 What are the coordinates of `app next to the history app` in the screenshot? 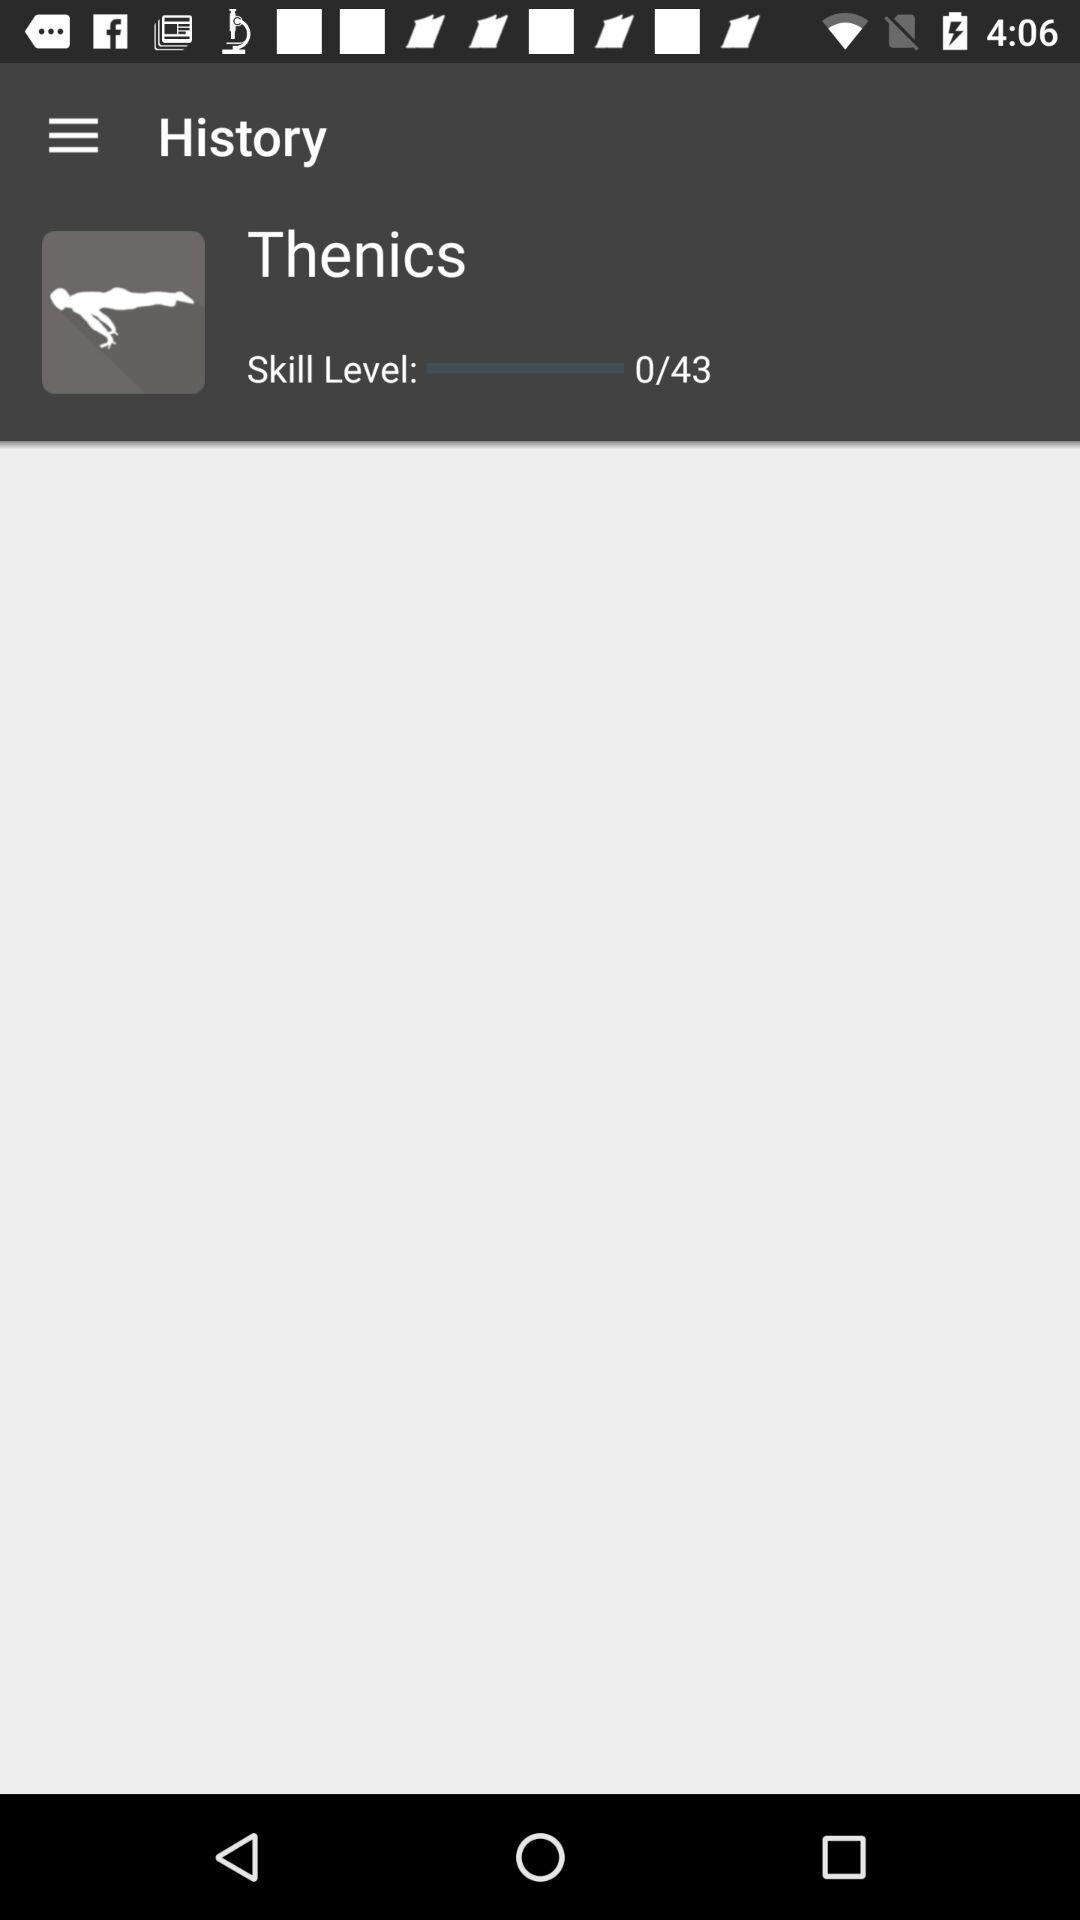 It's located at (72, 134).